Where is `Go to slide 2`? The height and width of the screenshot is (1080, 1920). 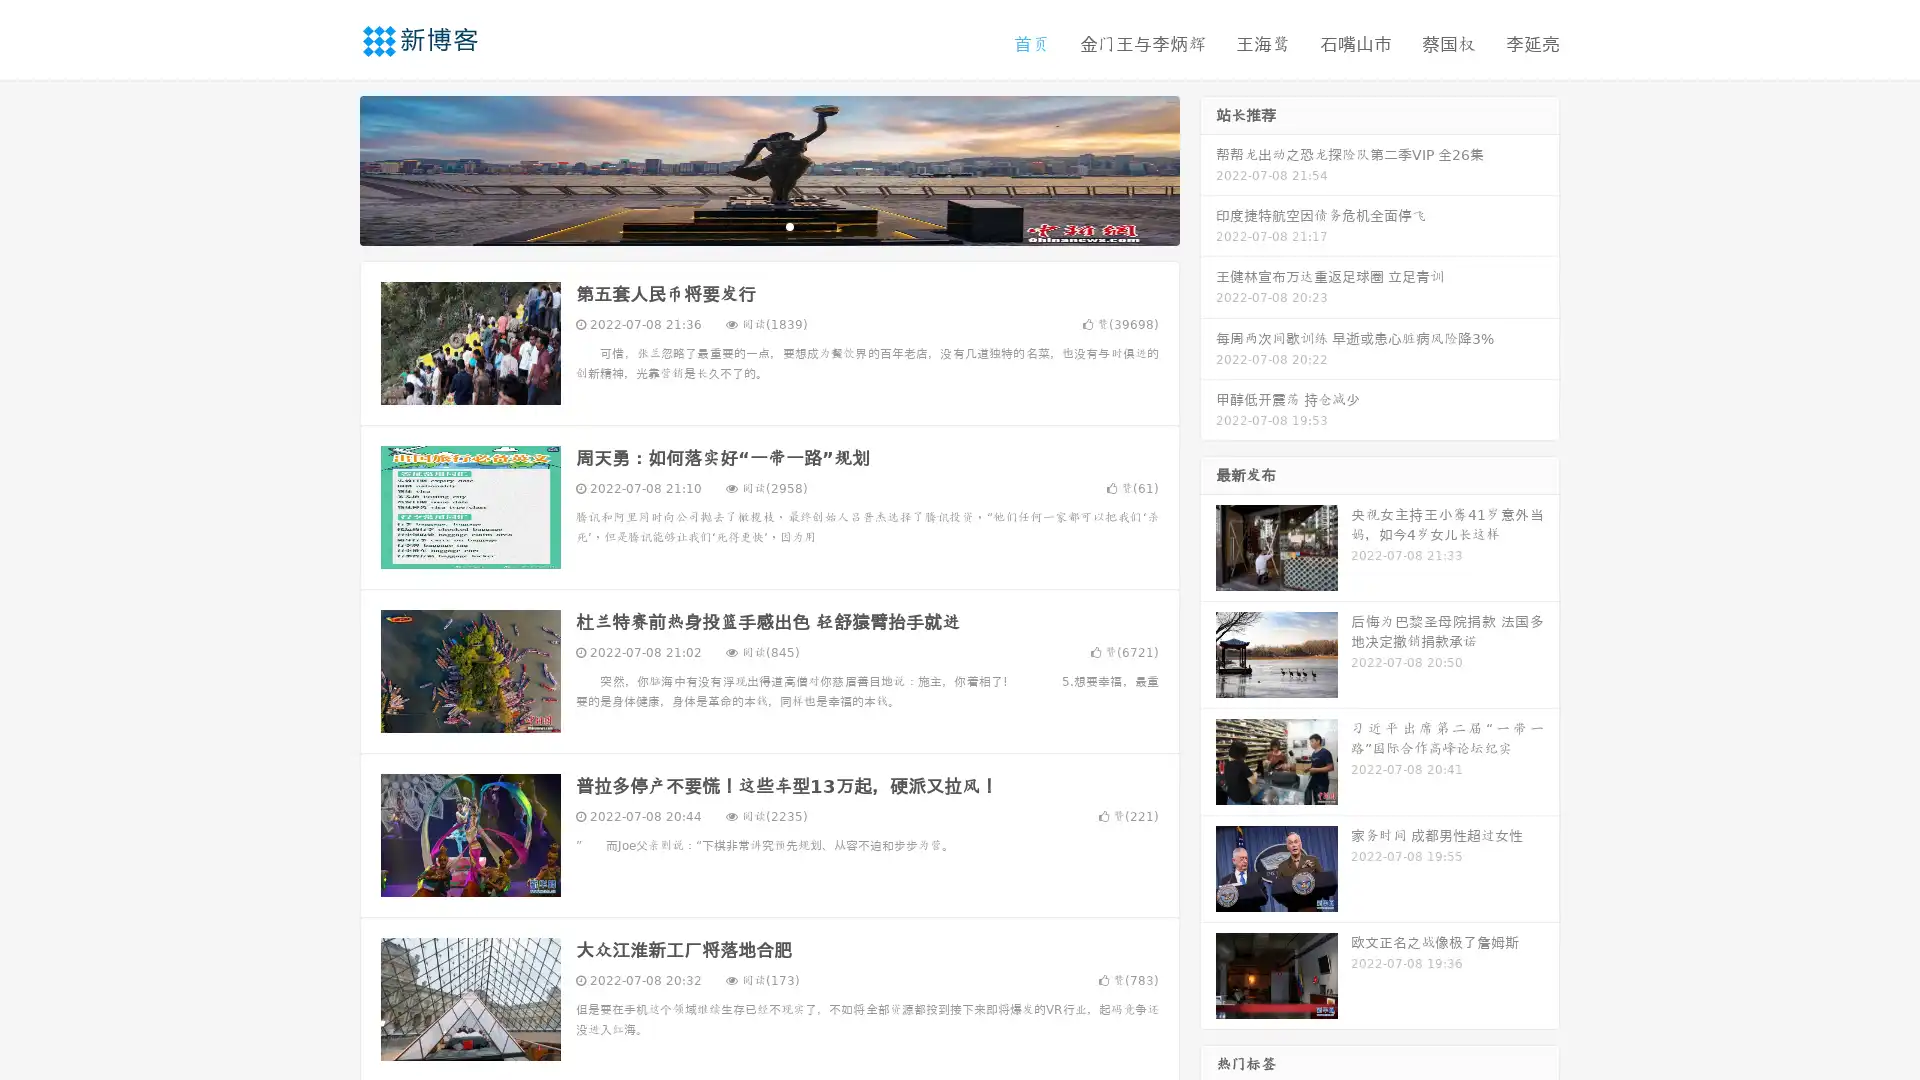 Go to slide 2 is located at coordinates (768, 225).